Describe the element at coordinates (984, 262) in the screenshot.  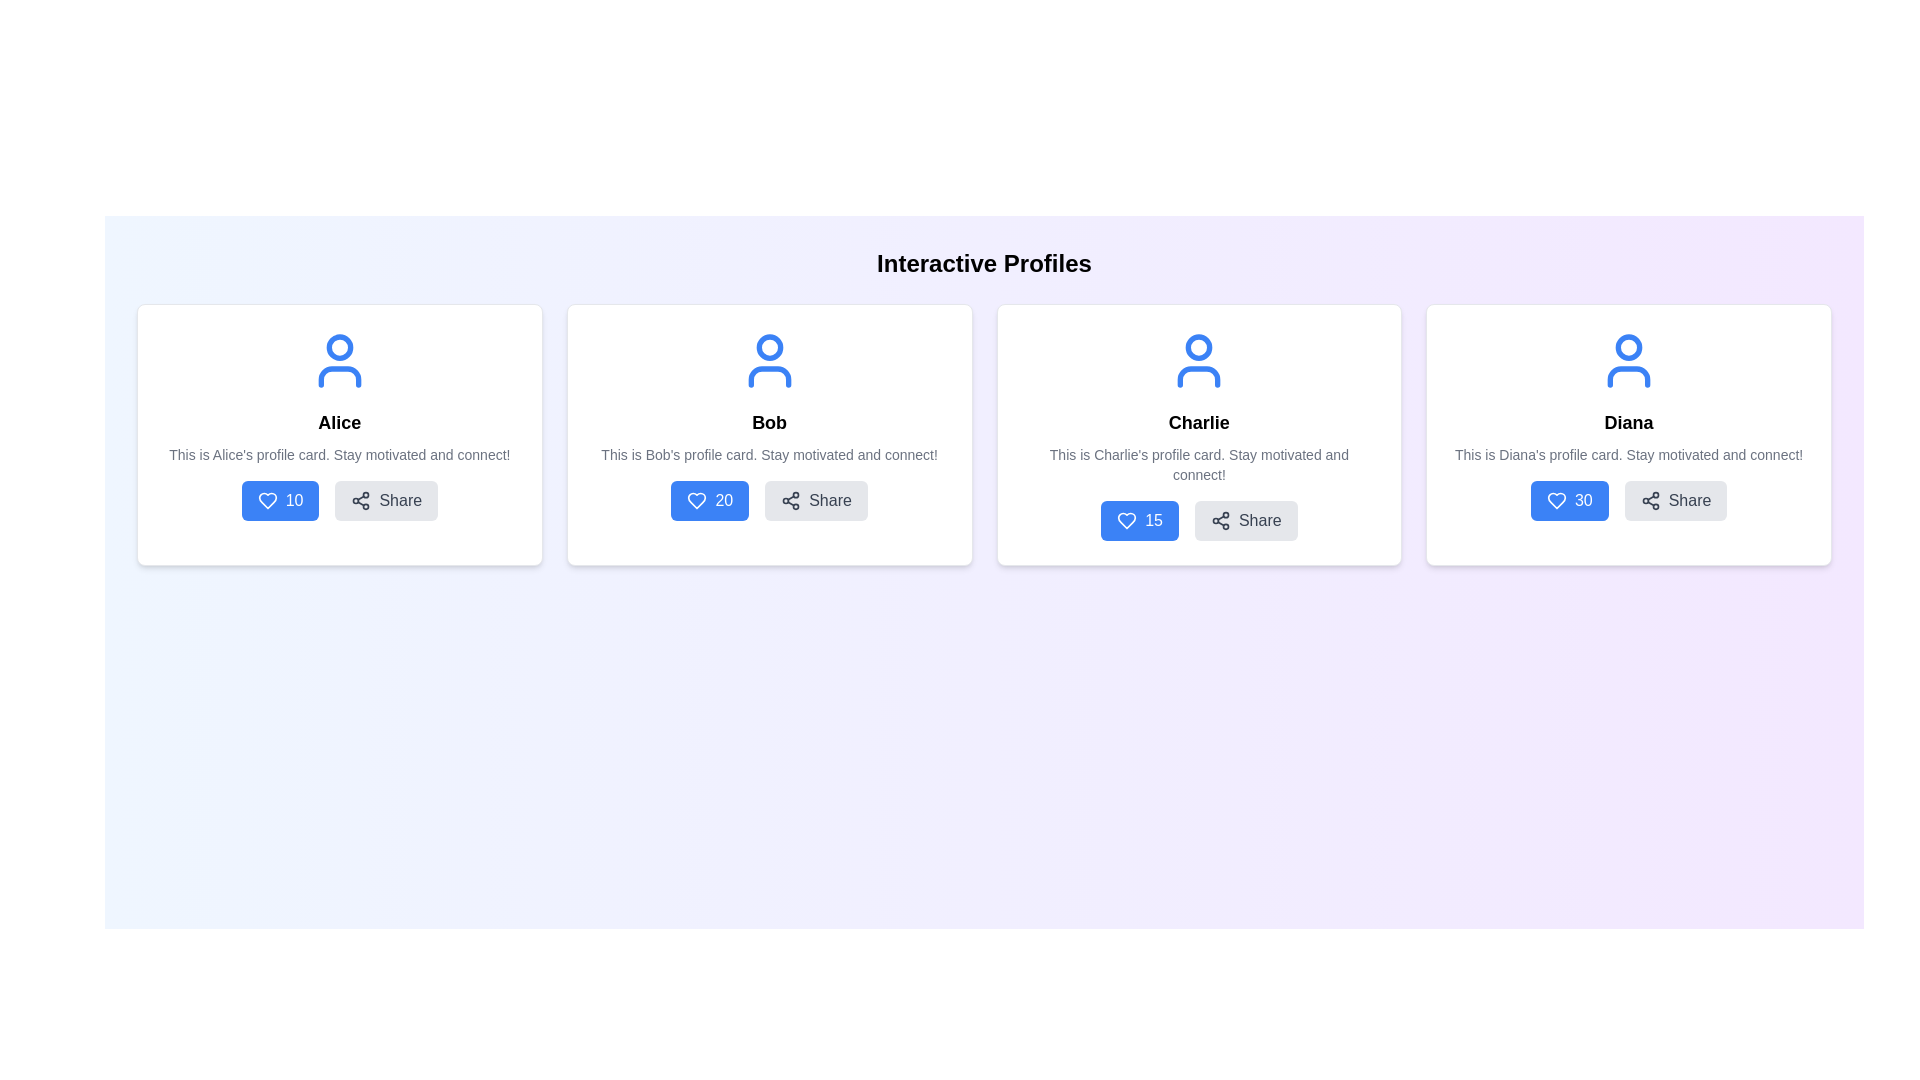
I see `the bold, large-sized text element displaying the title 'Interactive Profiles'` at that location.